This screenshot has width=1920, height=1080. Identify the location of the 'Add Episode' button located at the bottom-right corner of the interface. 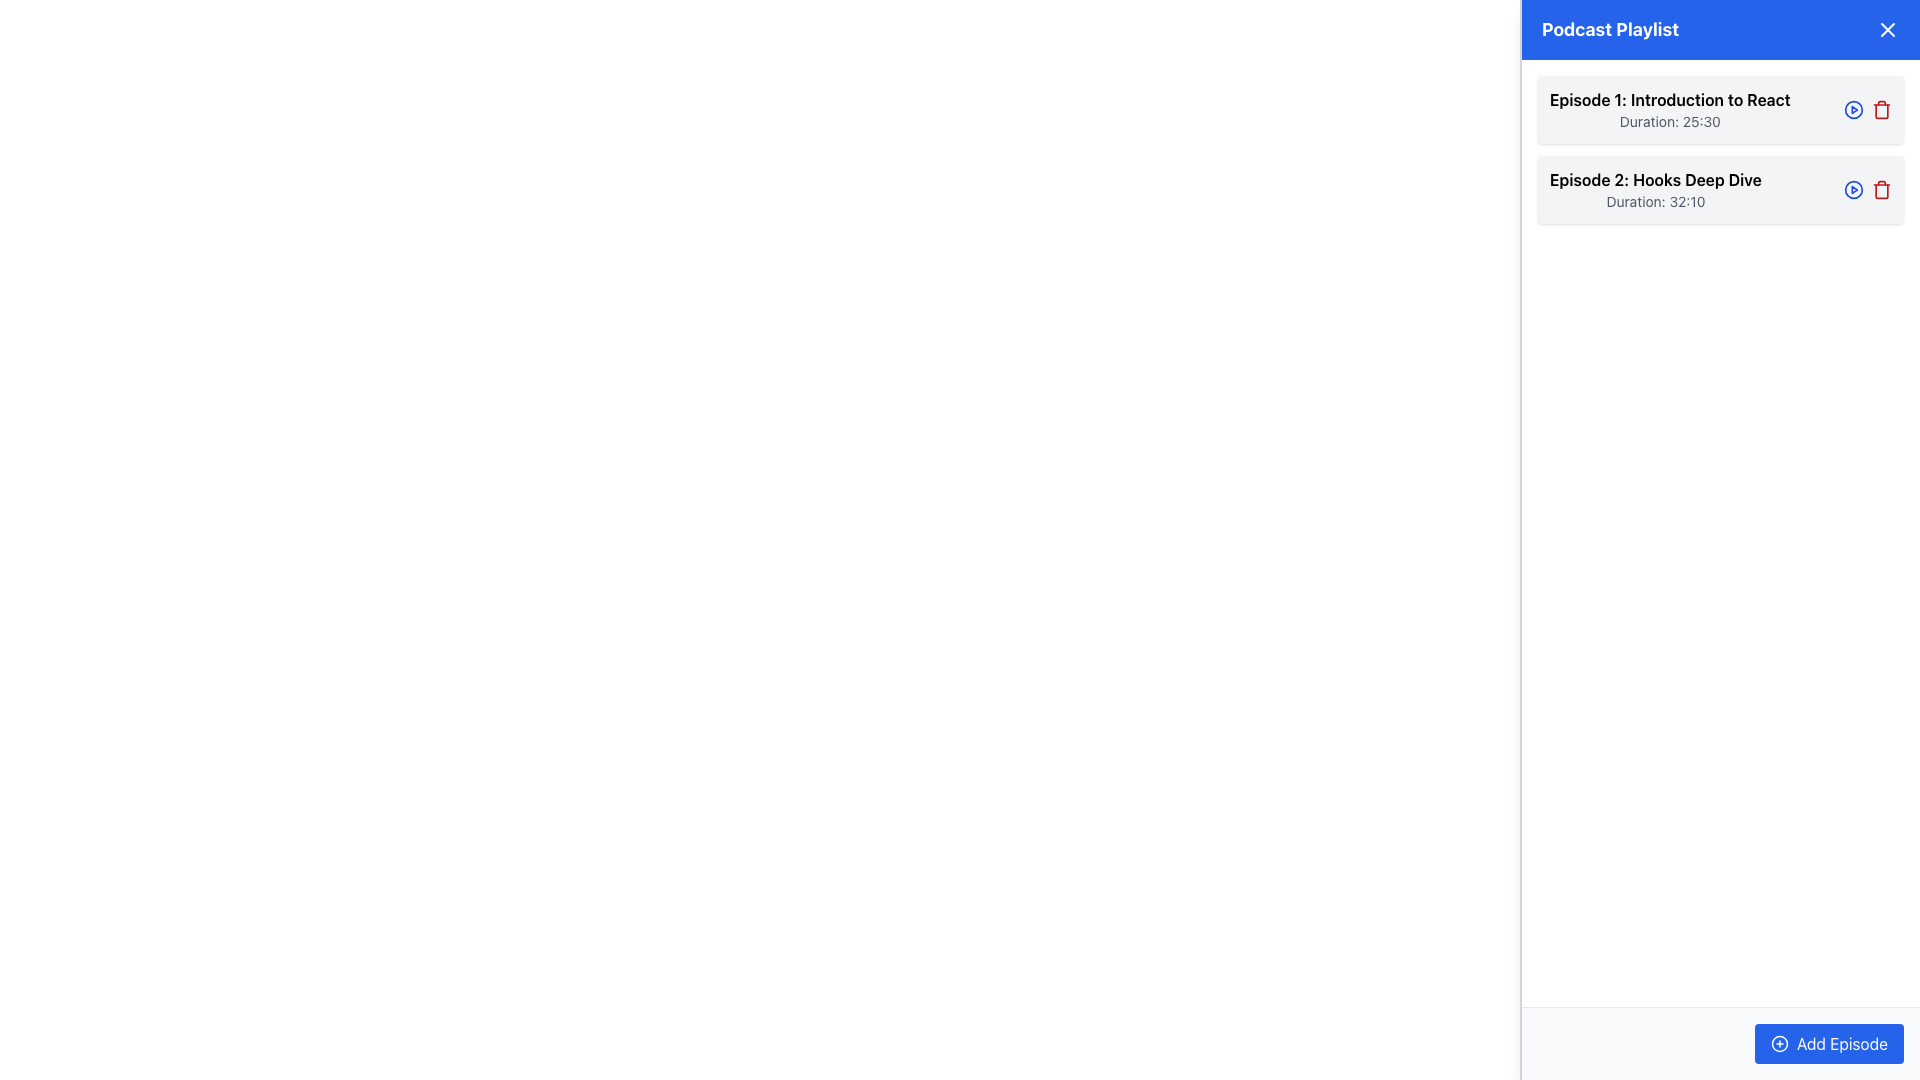
(1779, 1043).